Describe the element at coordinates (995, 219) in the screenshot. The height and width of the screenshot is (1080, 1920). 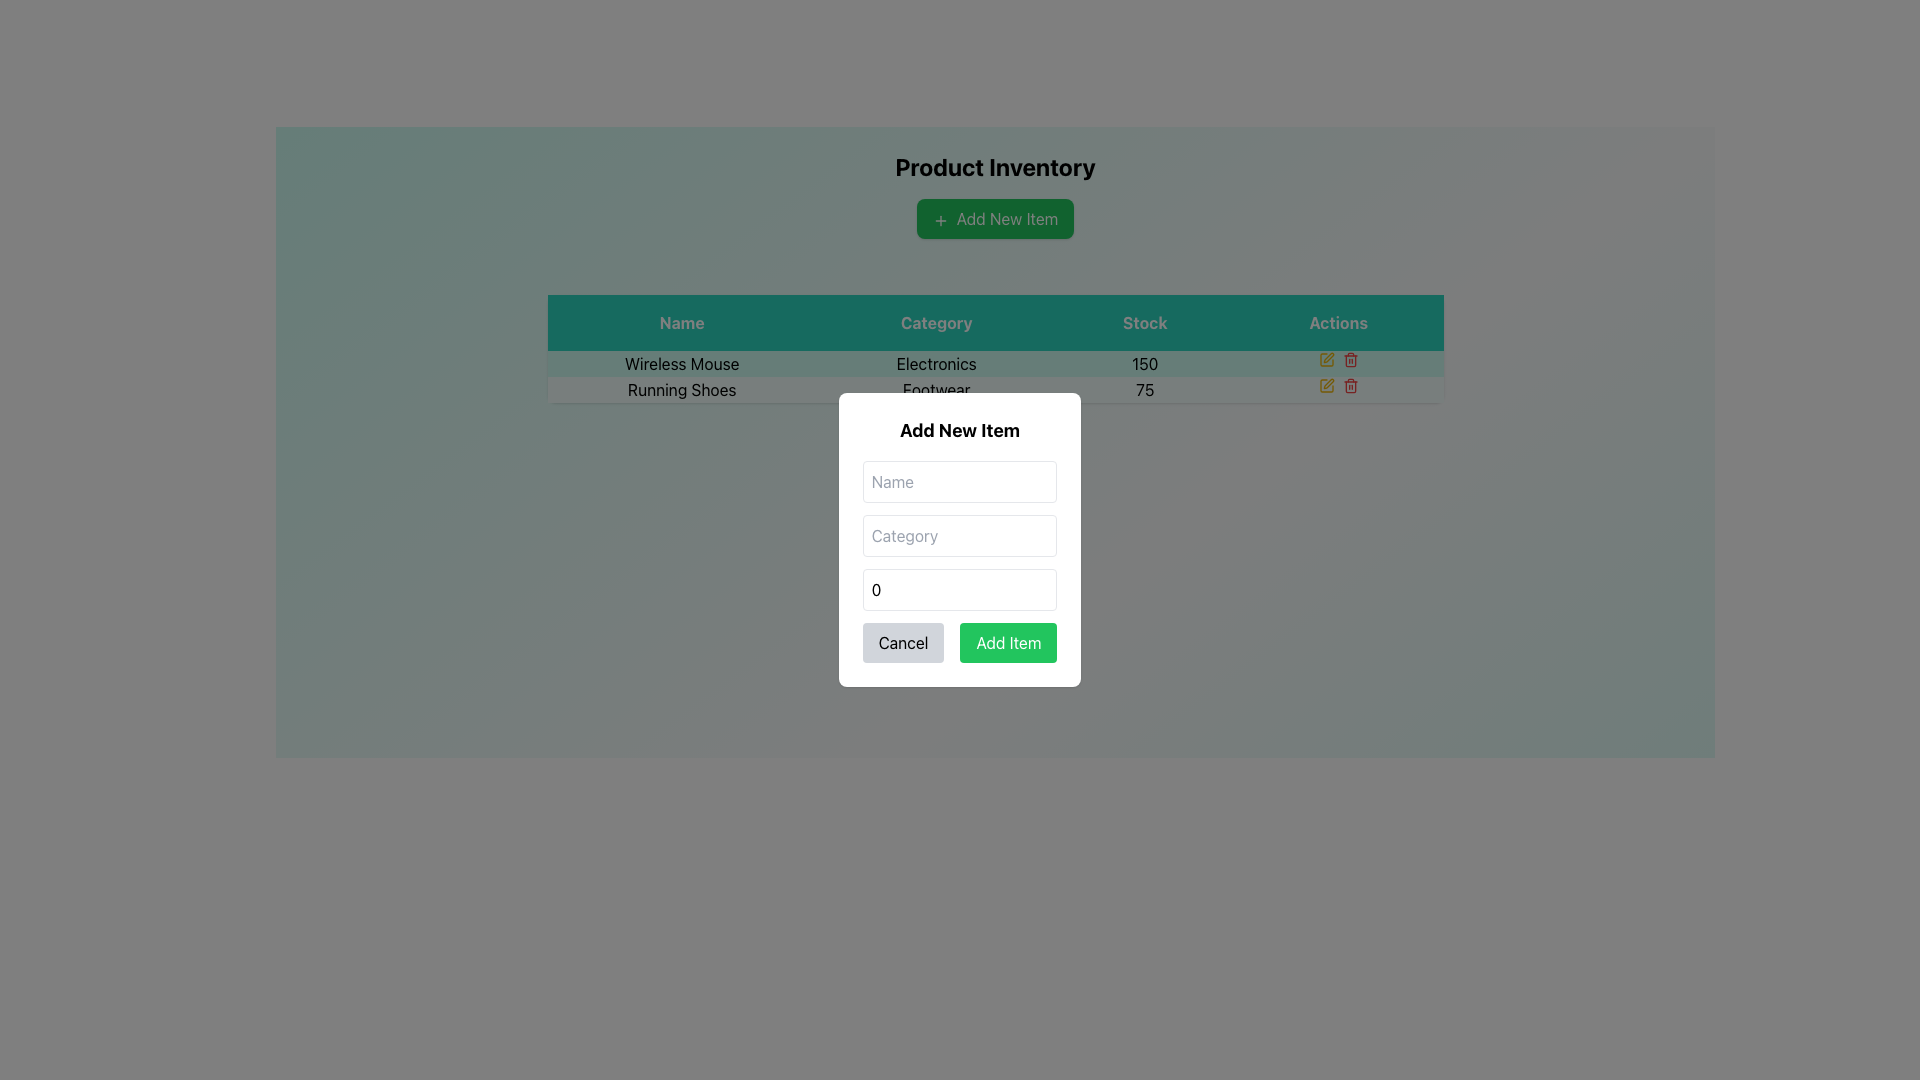
I see `the green button labeled 'Add New Item' with a plus icon, located below the 'Product Inventory' title` at that location.